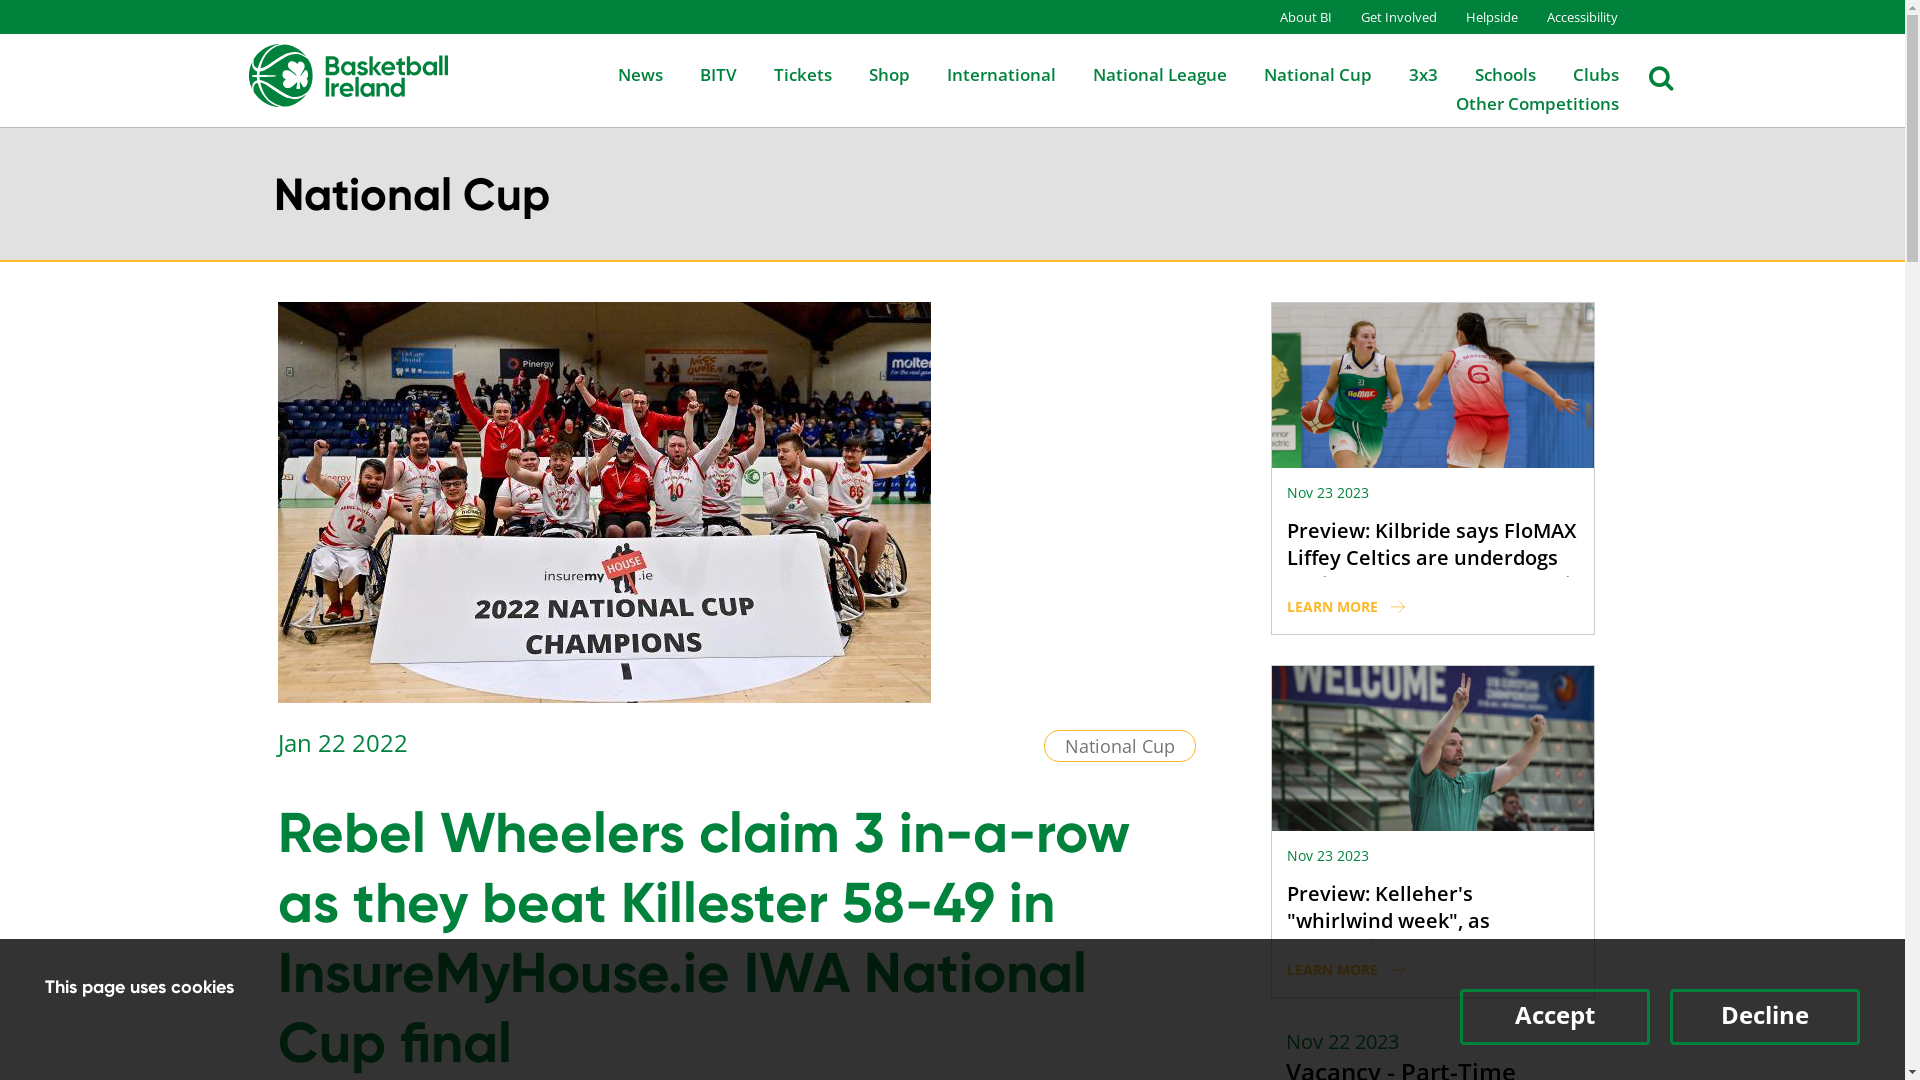 Image resolution: width=1920 pixels, height=1080 pixels. I want to click on 'International', so click(983, 73).